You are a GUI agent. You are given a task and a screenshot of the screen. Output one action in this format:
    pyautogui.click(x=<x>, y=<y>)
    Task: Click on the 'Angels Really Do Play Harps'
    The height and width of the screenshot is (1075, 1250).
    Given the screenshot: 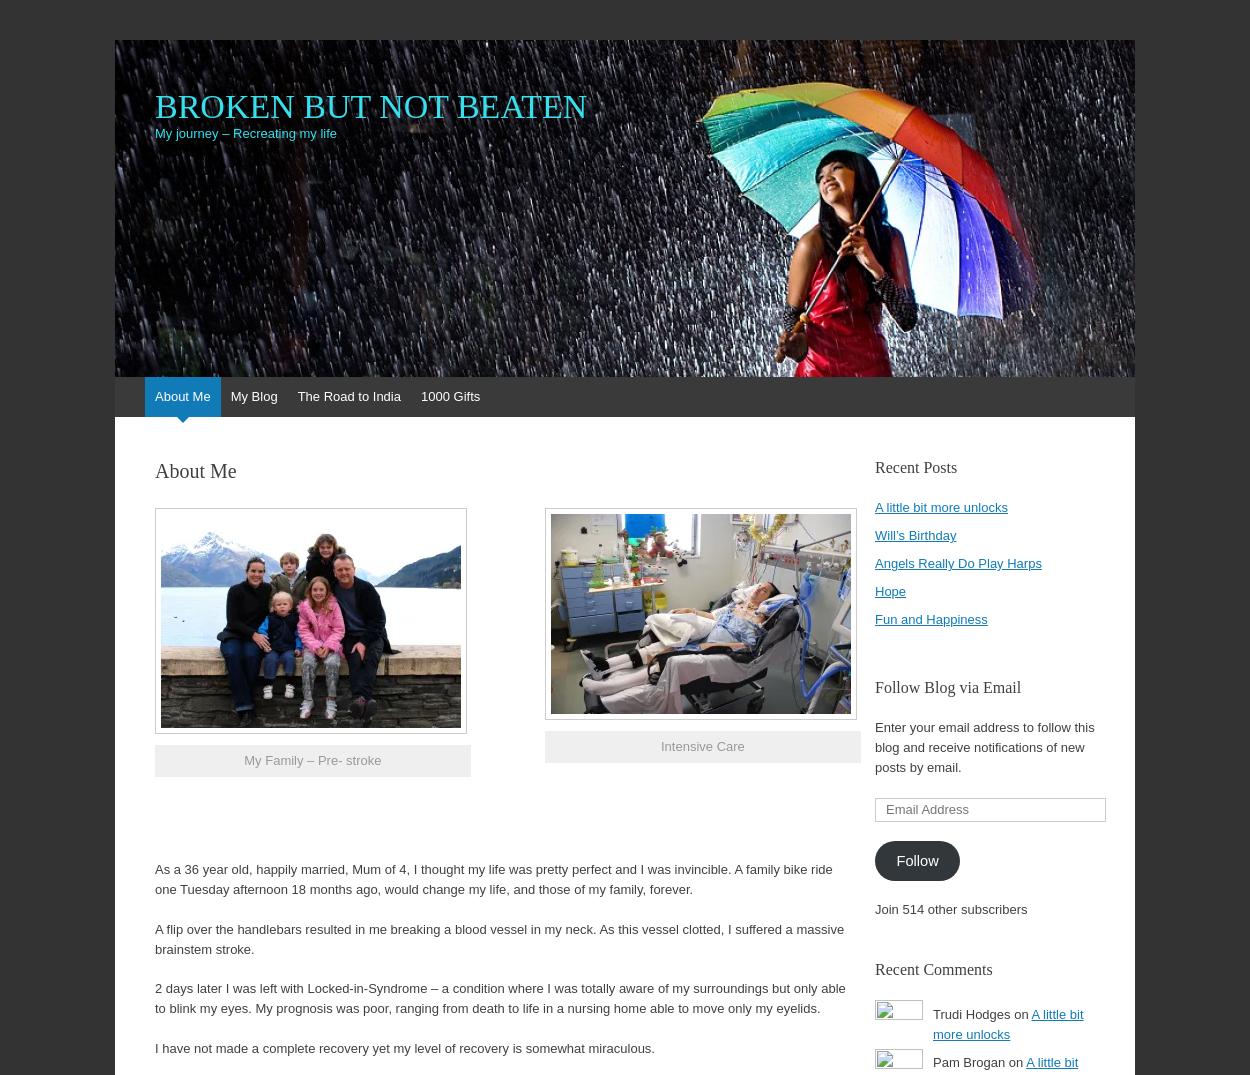 What is the action you would take?
    pyautogui.click(x=957, y=563)
    